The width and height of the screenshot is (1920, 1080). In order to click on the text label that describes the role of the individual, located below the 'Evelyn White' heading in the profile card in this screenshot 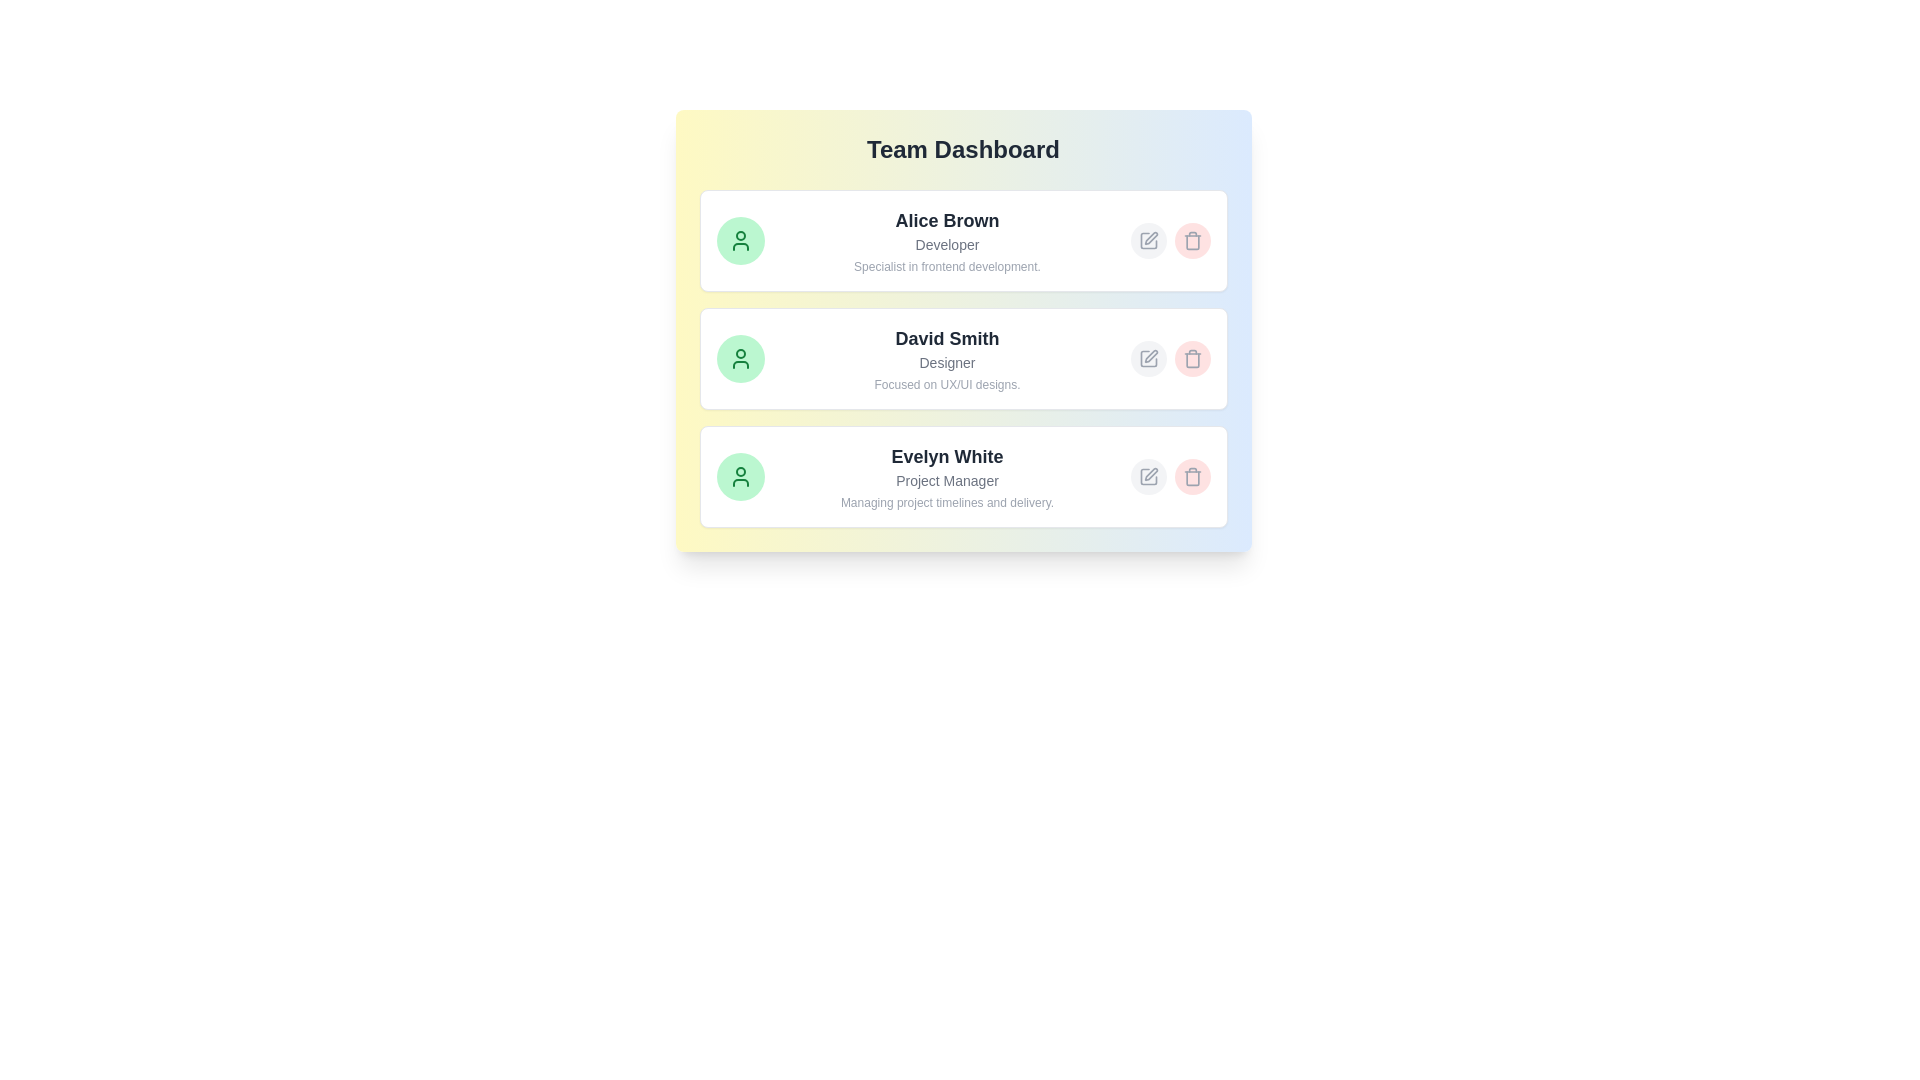, I will do `click(946, 481)`.